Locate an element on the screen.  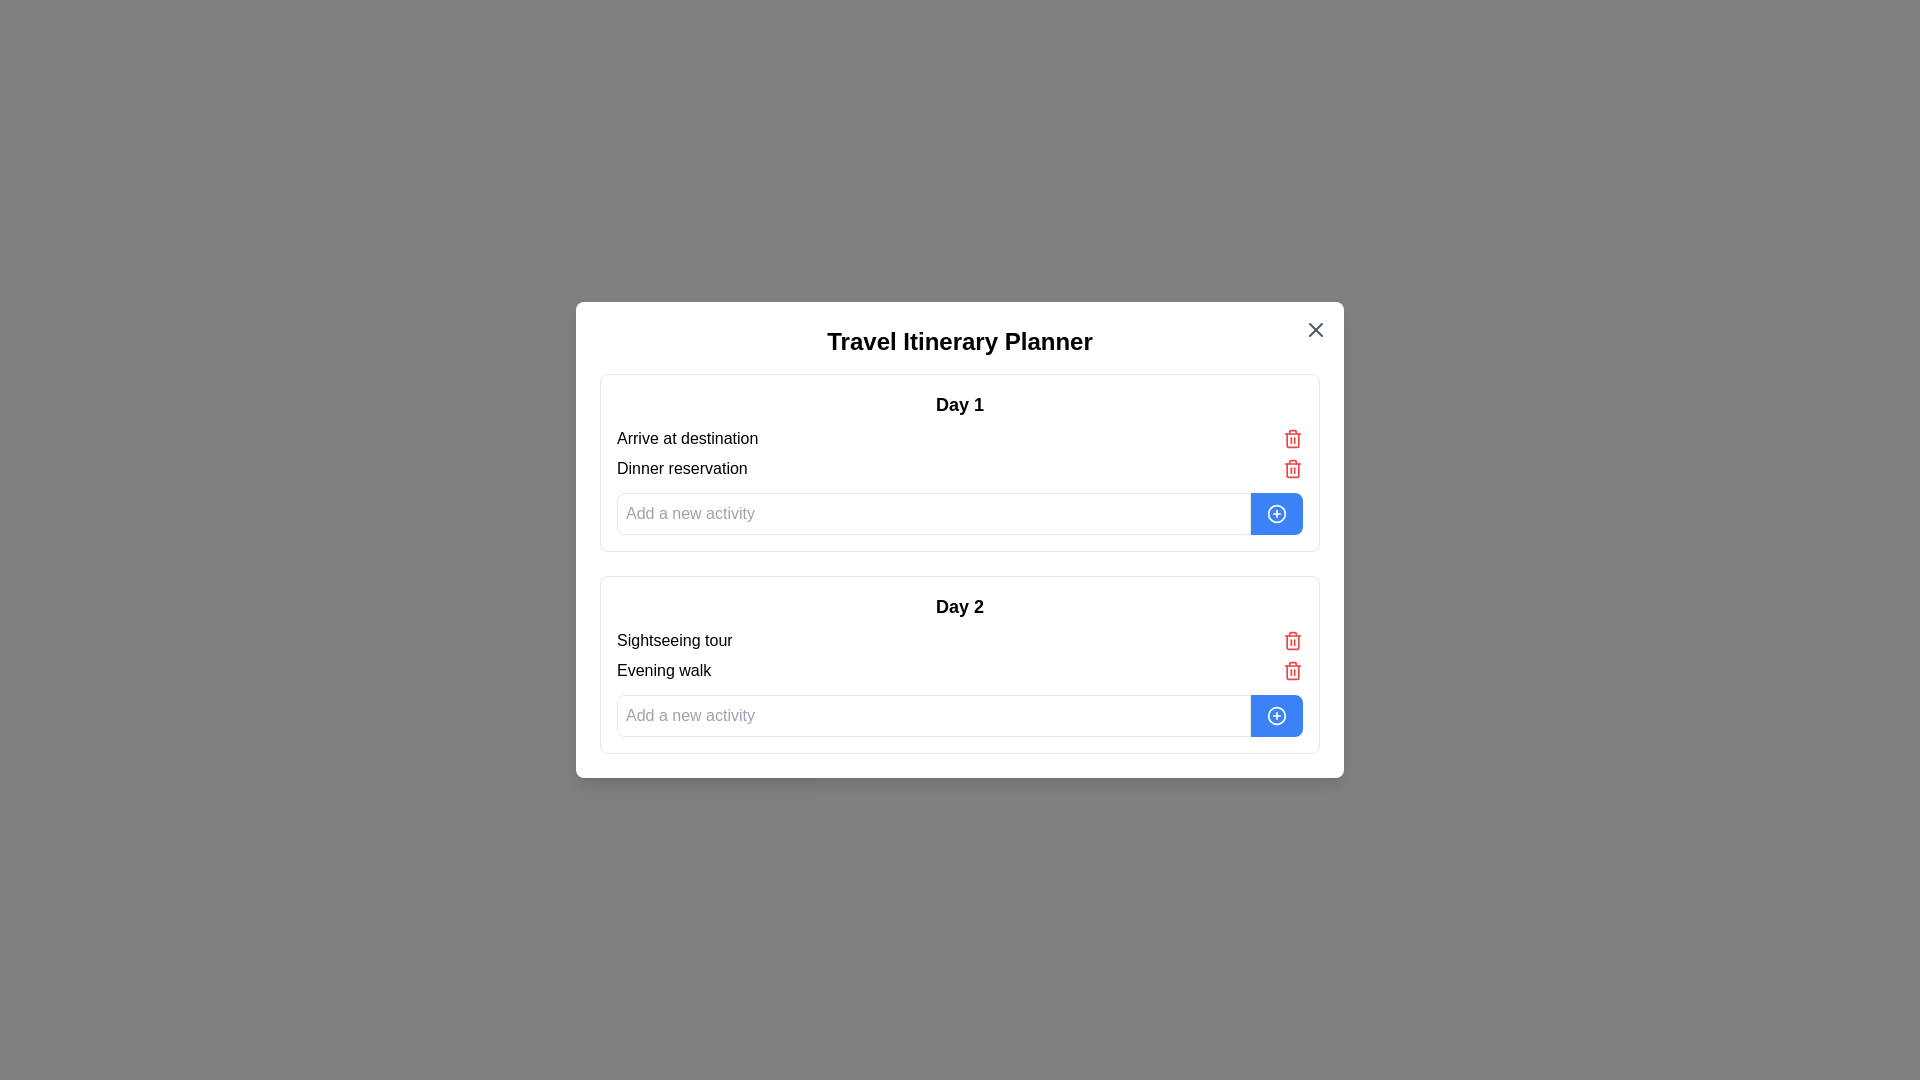
the blue circular button with a plus icon located to the right of the input field labeled 'Add a new activity' under 'Day 1' in the travel itinerary planner pop-up is located at coordinates (1275, 512).